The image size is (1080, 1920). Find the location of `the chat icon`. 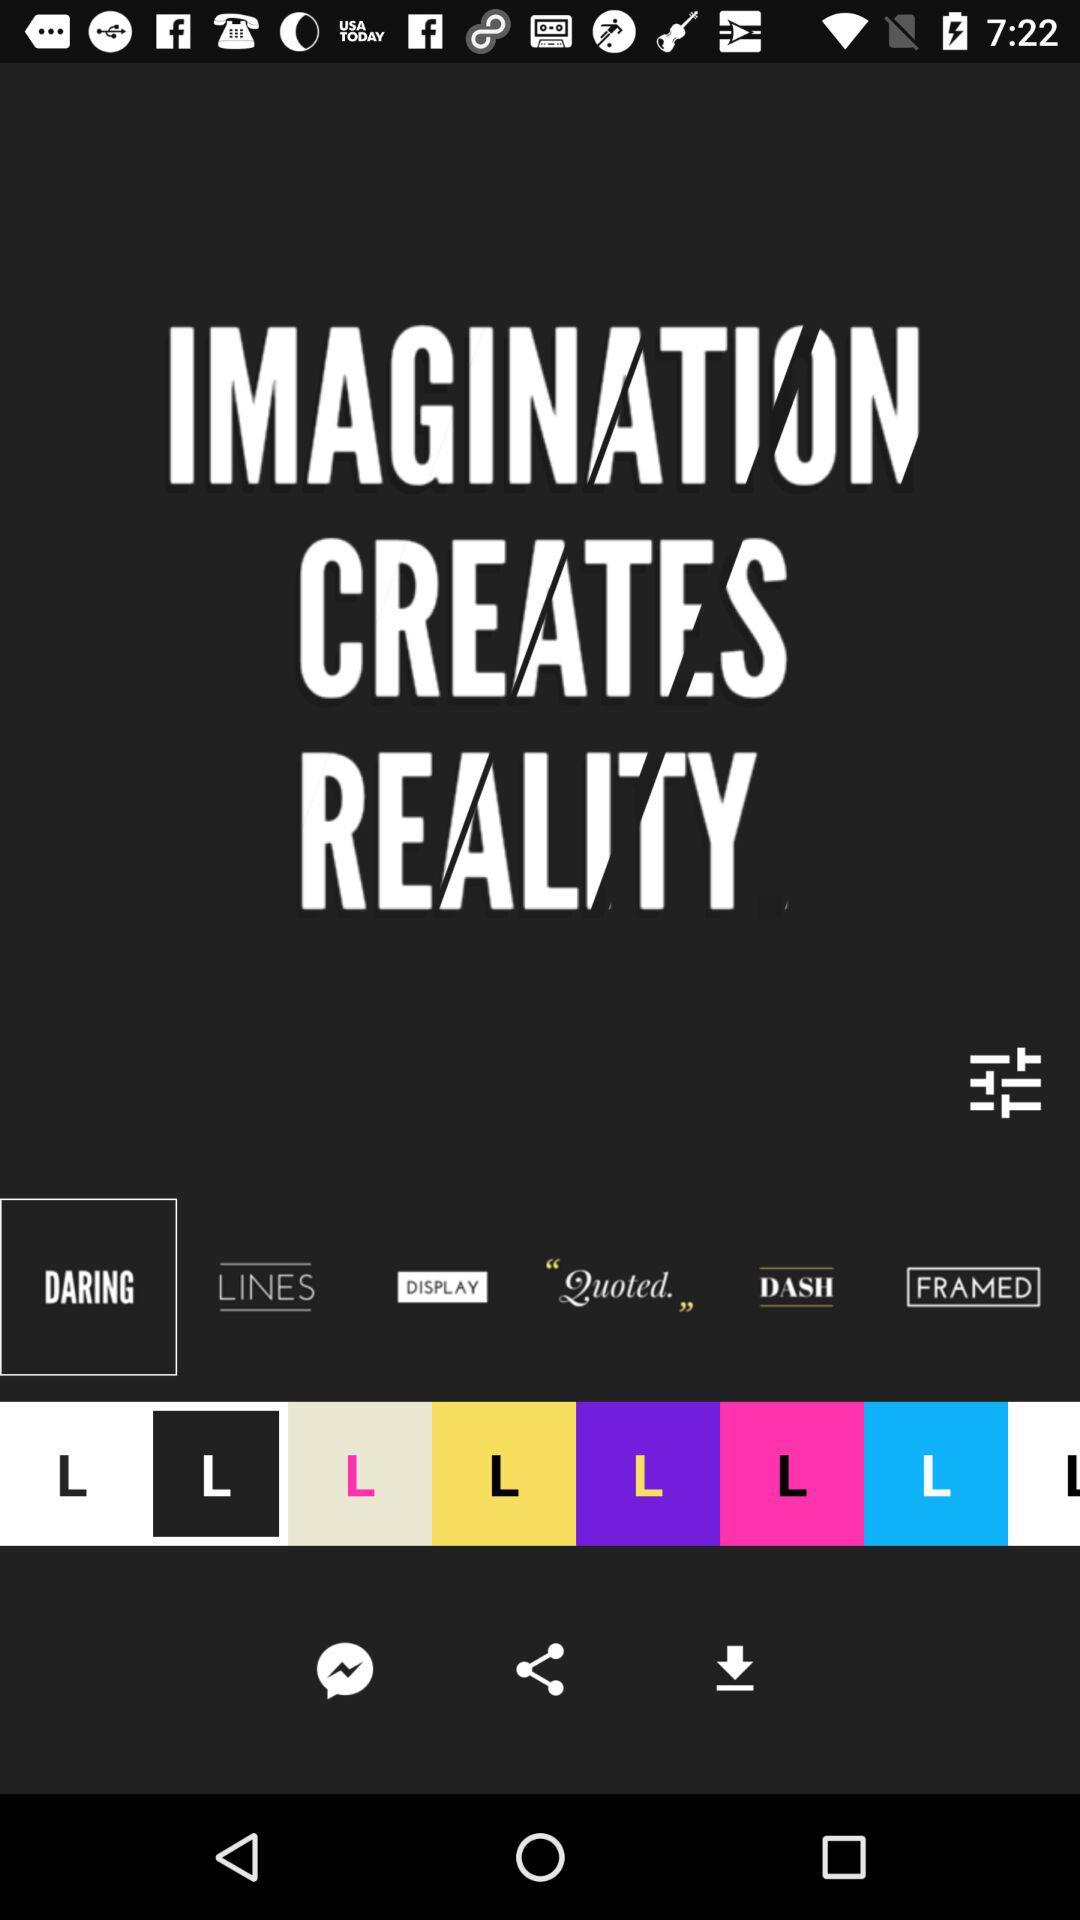

the chat icon is located at coordinates (343, 1669).